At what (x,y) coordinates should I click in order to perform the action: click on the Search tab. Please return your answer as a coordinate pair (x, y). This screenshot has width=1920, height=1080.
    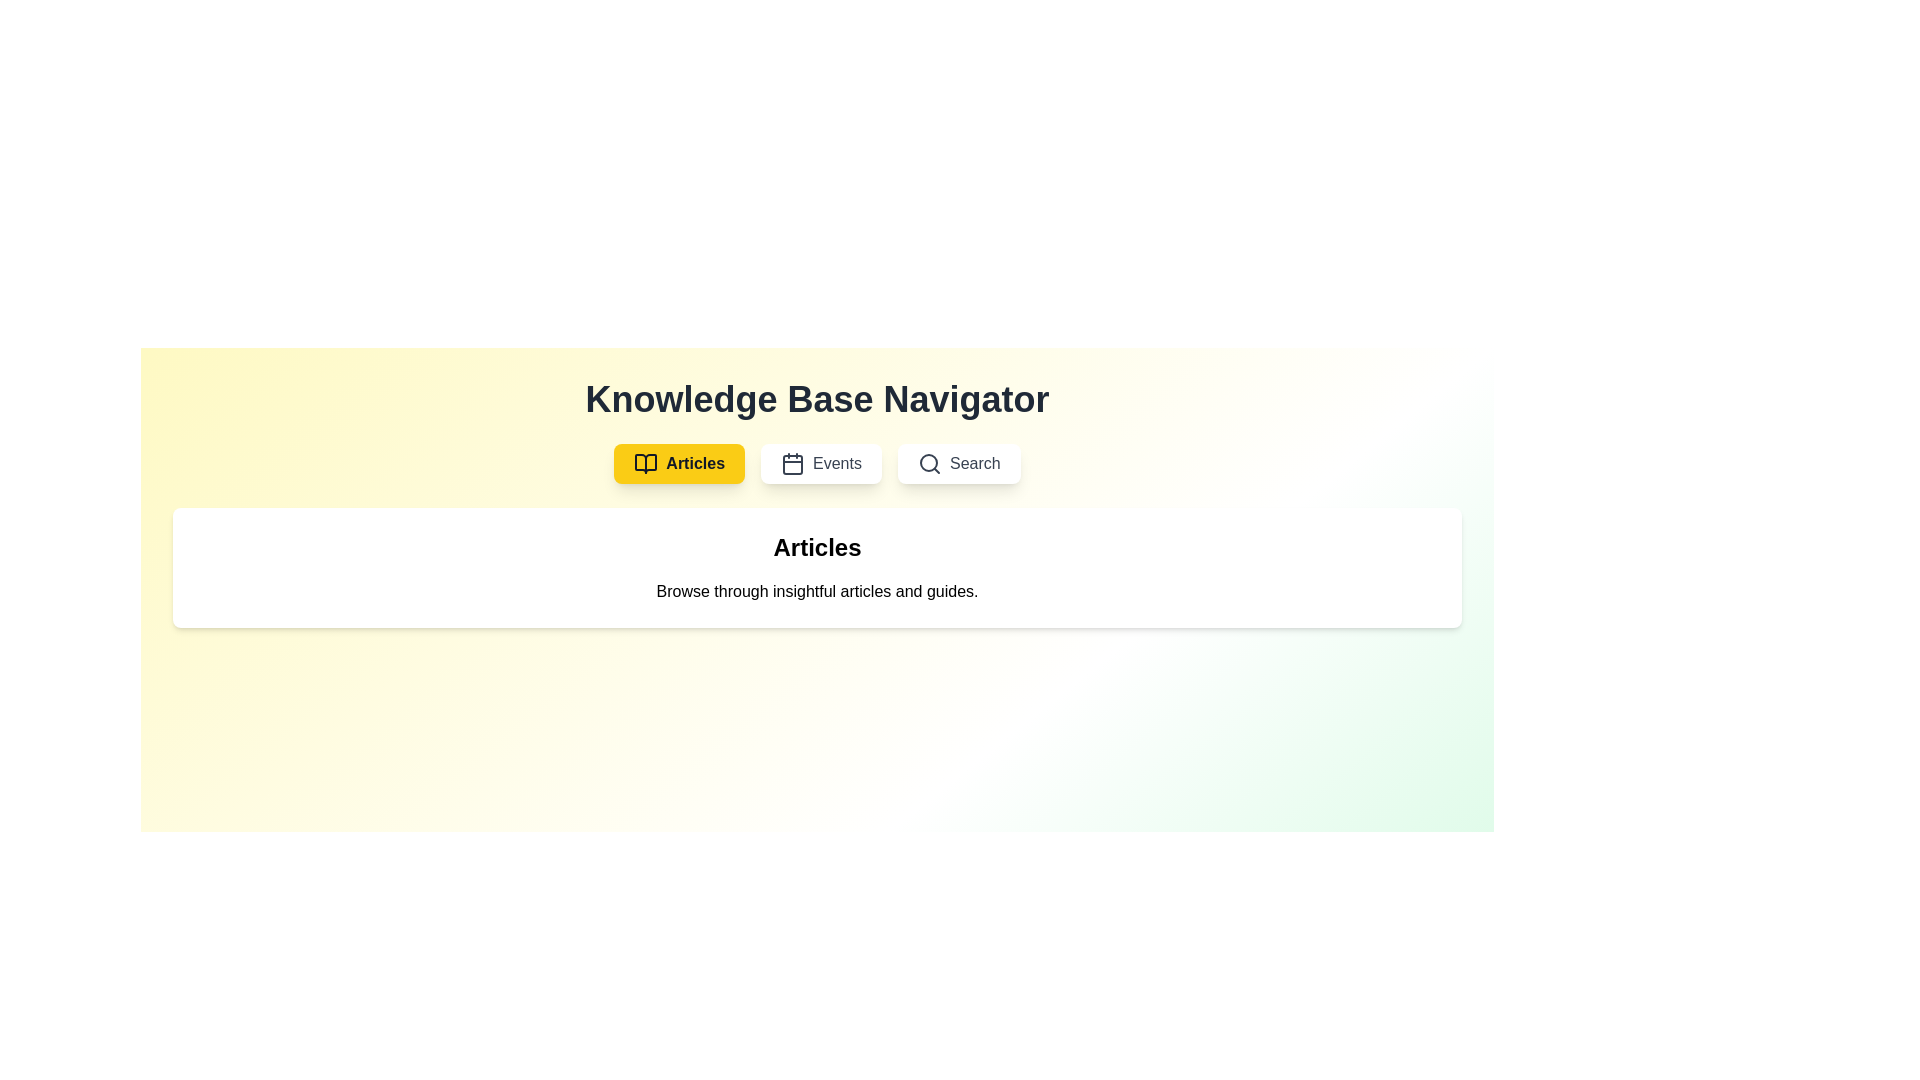
    Looking at the image, I should click on (958, 463).